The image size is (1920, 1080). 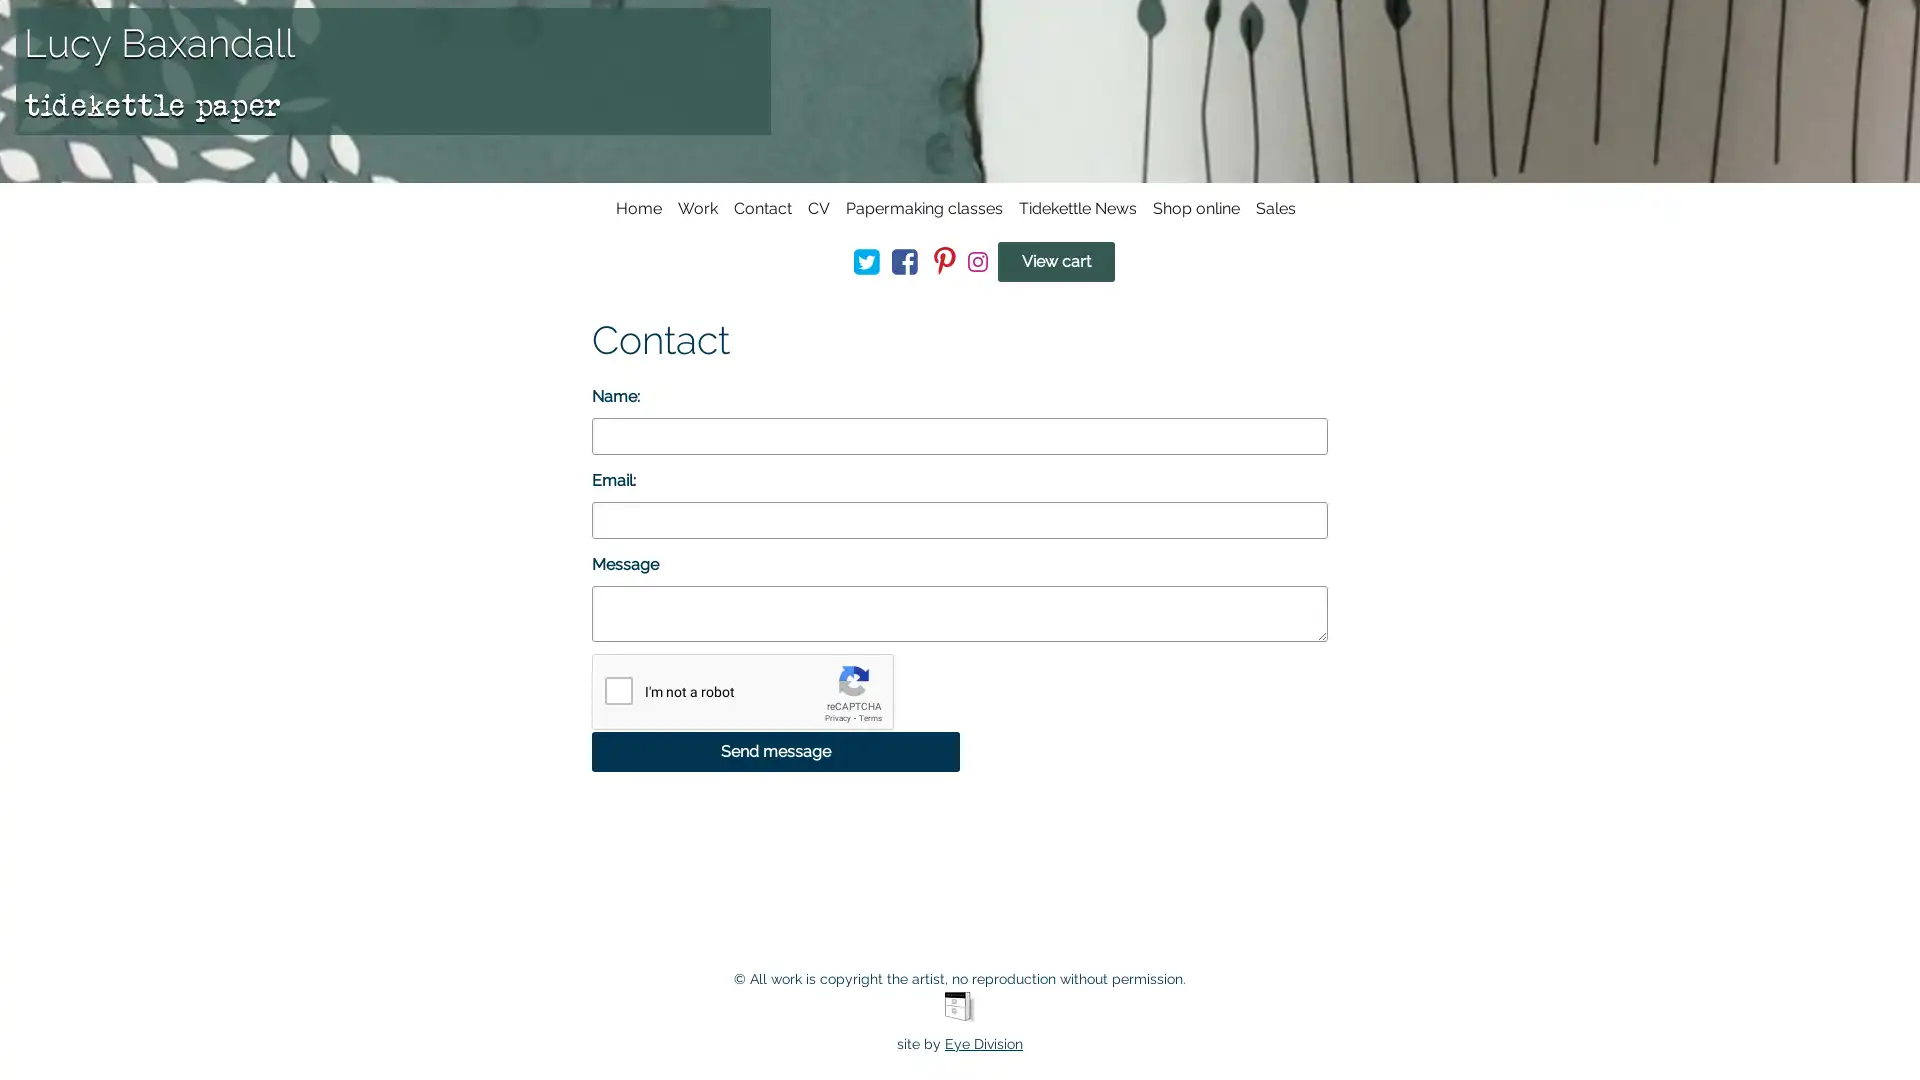 What do you see at coordinates (775, 751) in the screenshot?
I see `Send message` at bounding box center [775, 751].